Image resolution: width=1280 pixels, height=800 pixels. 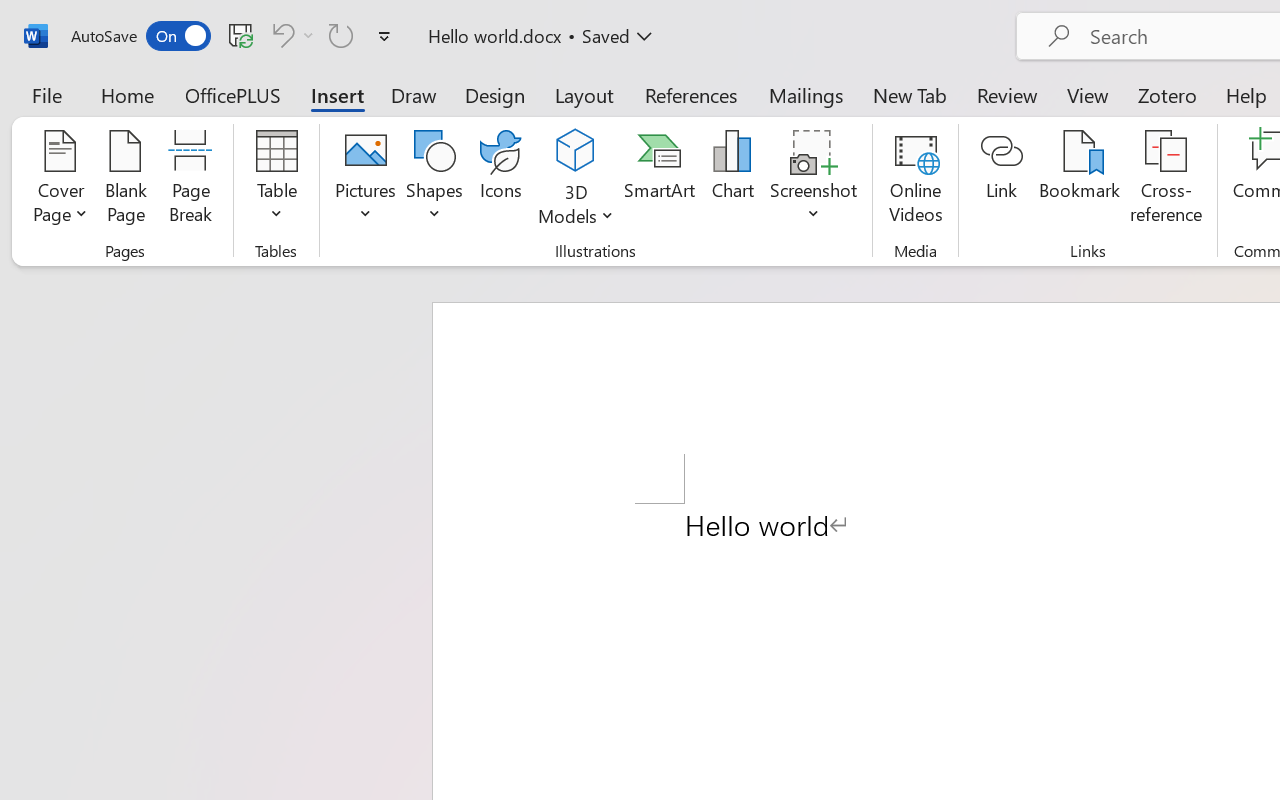 What do you see at coordinates (234, 35) in the screenshot?
I see `'Quick Access Toolbar'` at bounding box center [234, 35].